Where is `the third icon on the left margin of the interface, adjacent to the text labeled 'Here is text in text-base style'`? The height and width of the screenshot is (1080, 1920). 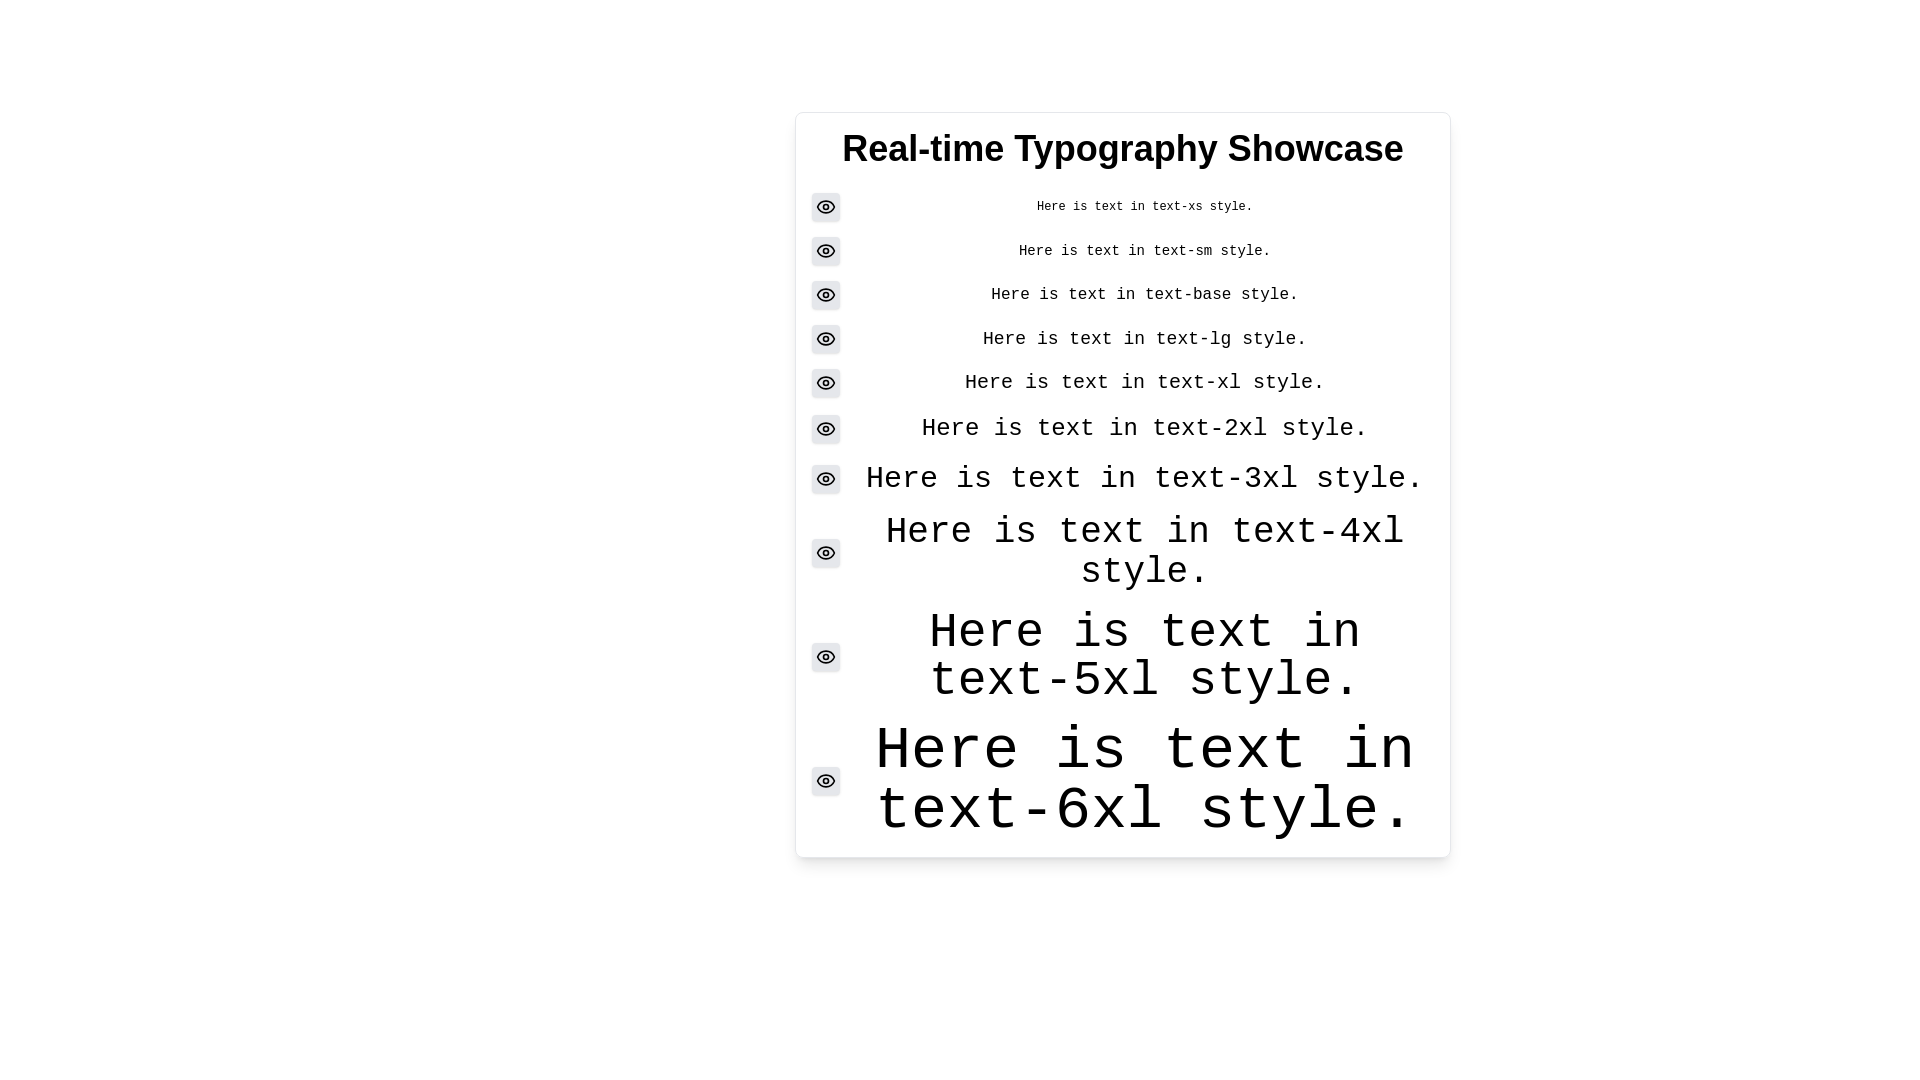
the third icon on the left margin of the interface, adjacent to the text labeled 'Here is text in text-base style' is located at coordinates (825, 294).